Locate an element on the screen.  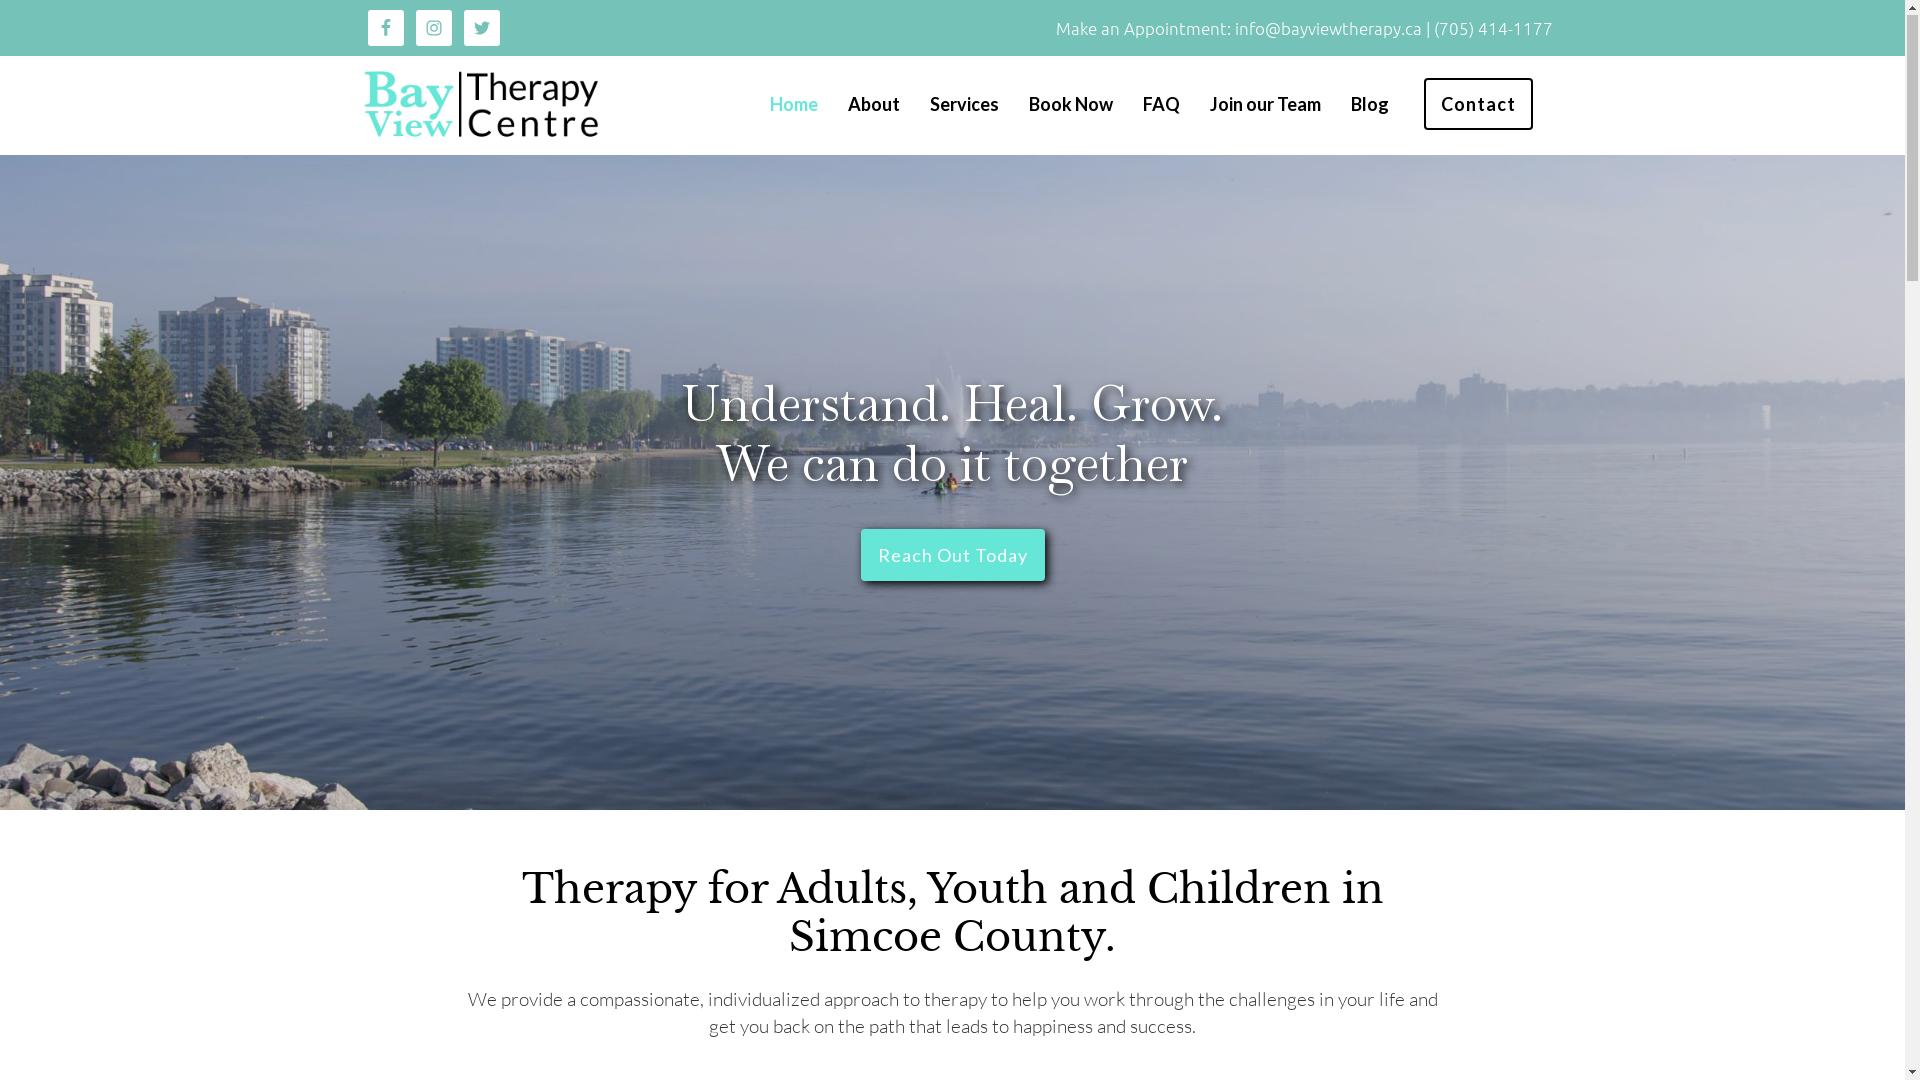
'info@bayviewtherapy.ca' is located at coordinates (1329, 29).